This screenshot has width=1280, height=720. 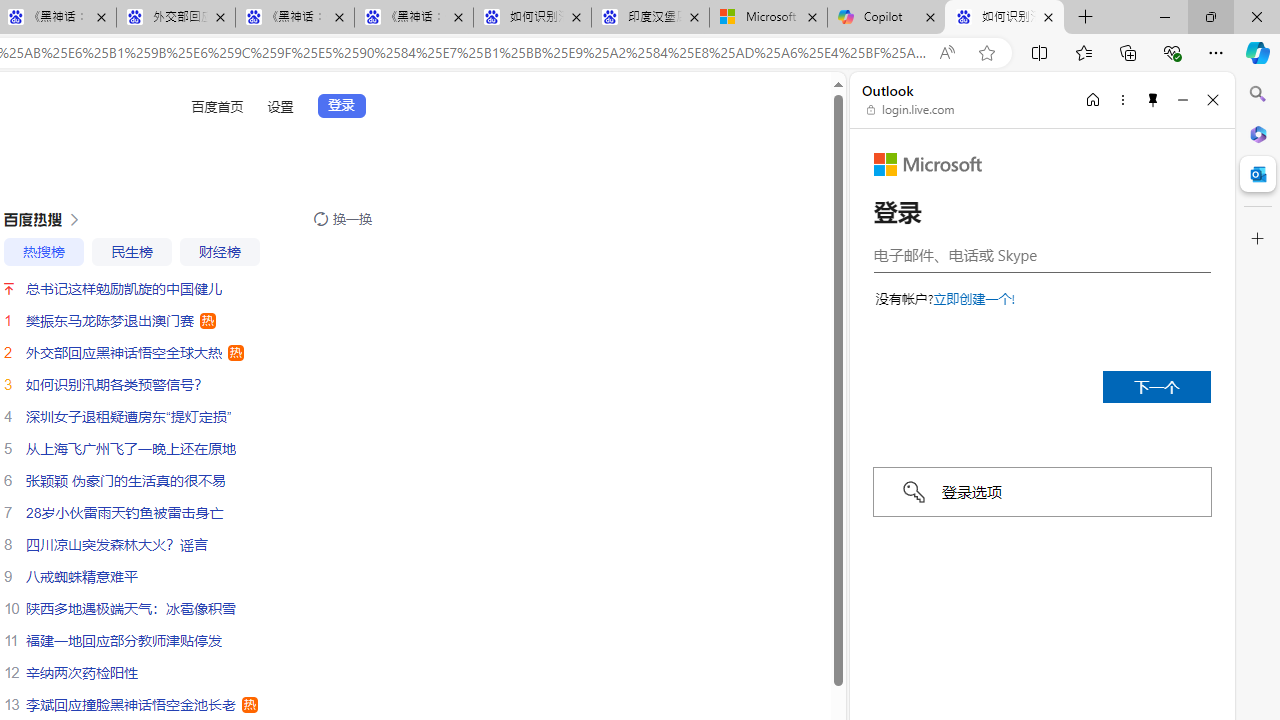 I want to click on 'Home', so click(x=1092, y=99).